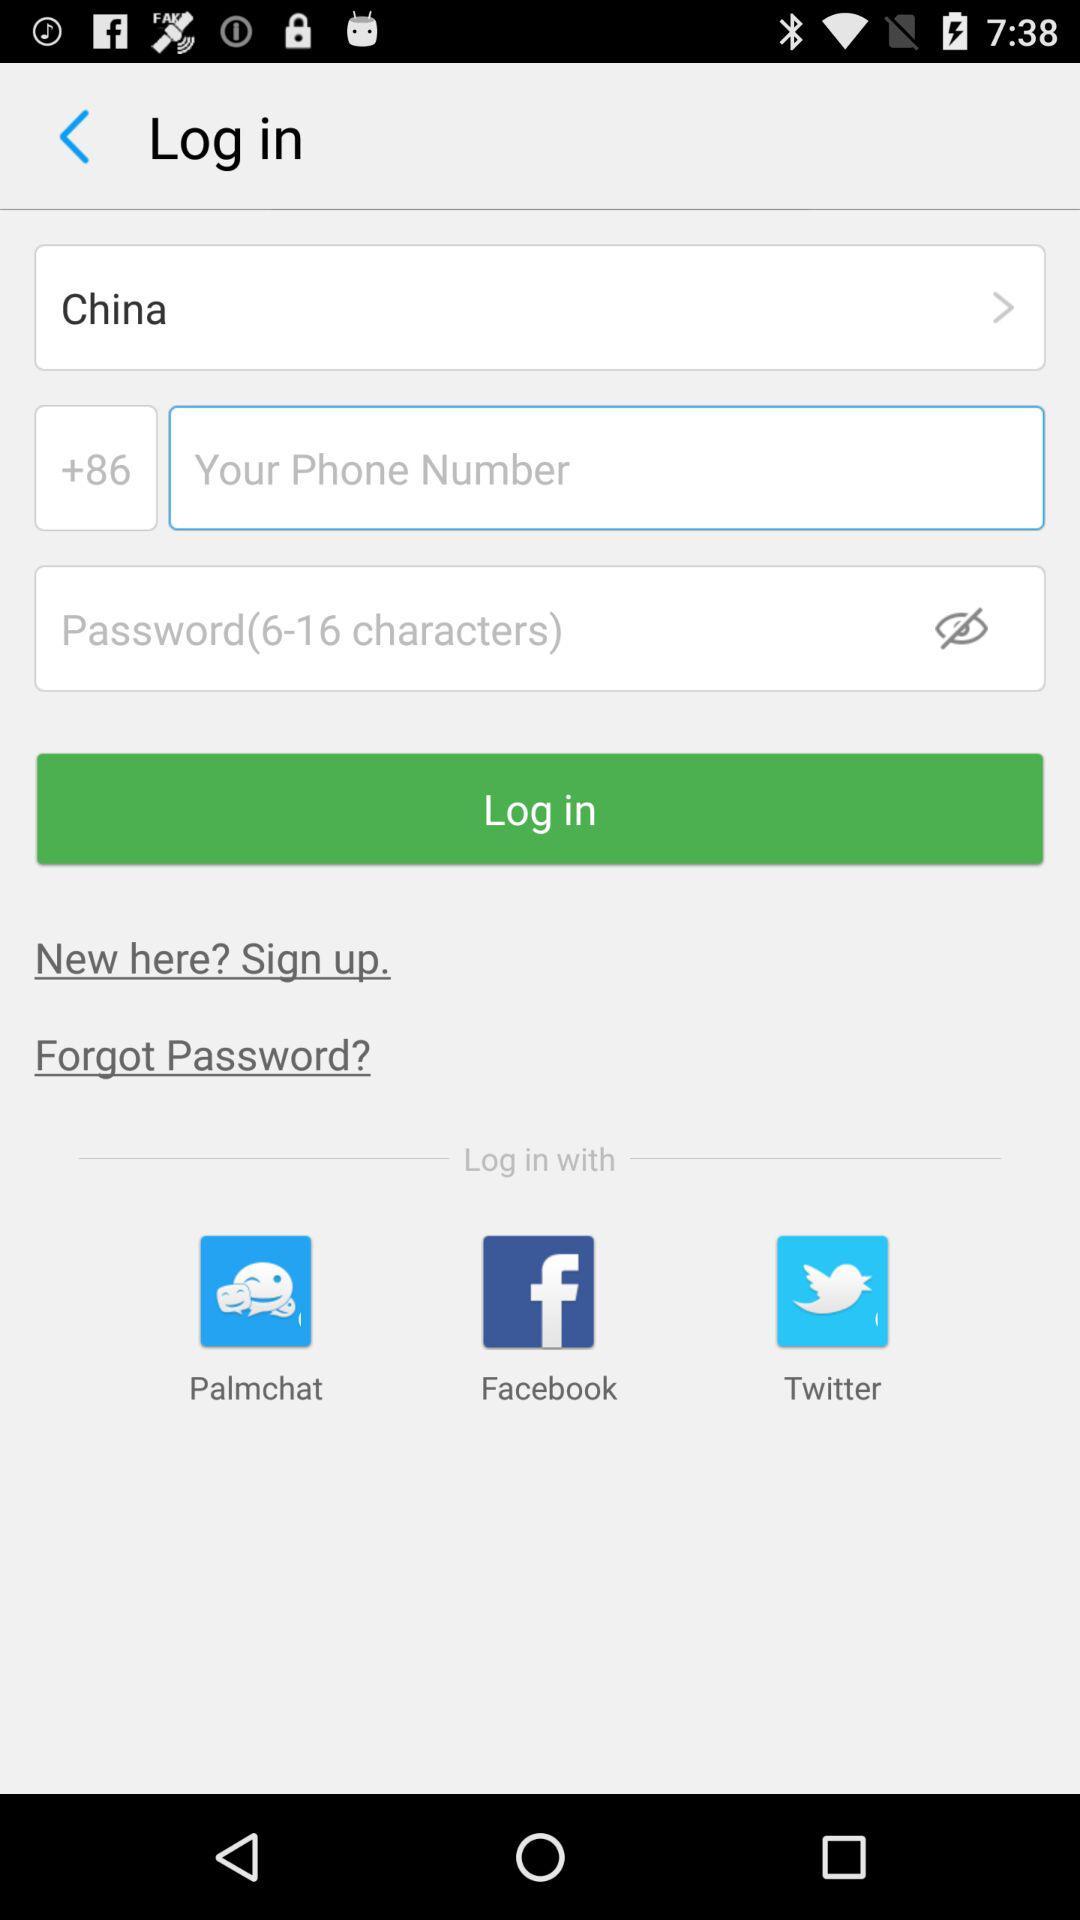  Describe the element at coordinates (973, 627) in the screenshot. I see `checkbox` at that location.